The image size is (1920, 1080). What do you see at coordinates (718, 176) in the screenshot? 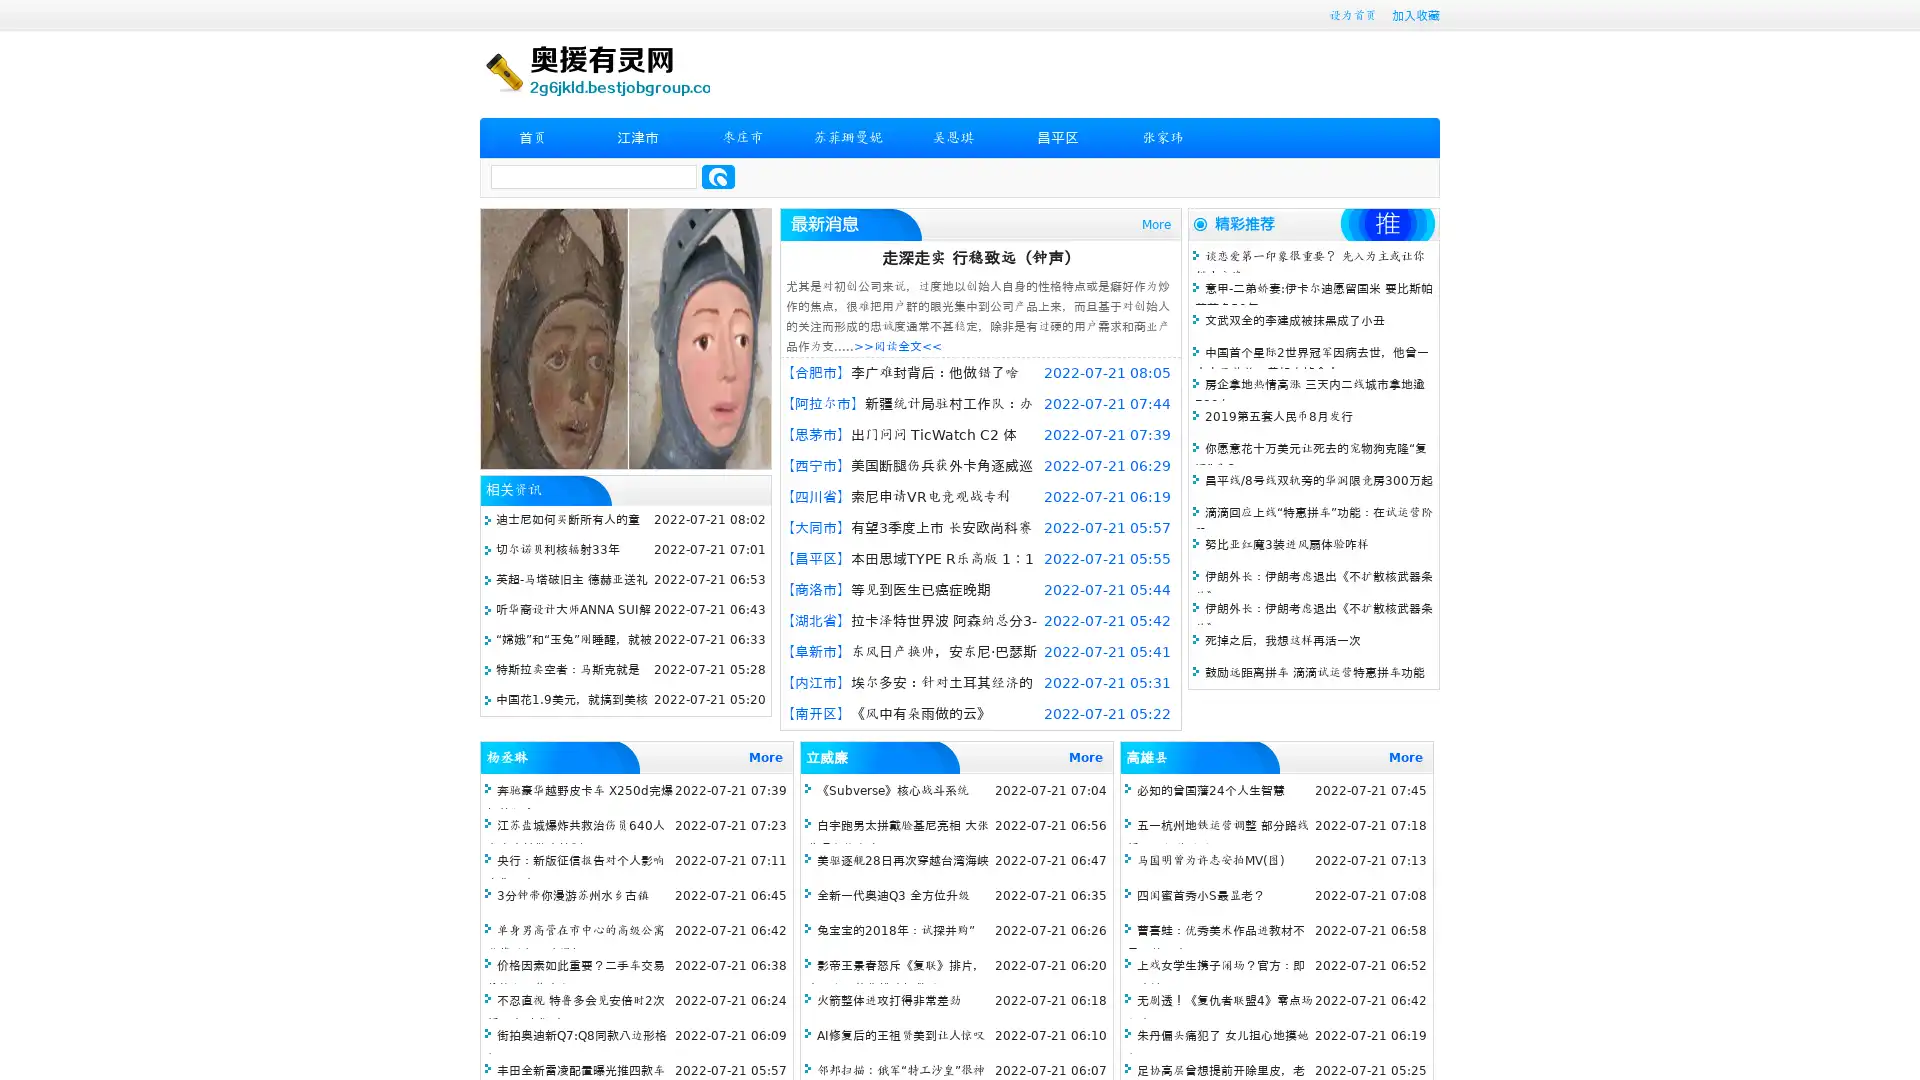
I see `Search` at bounding box center [718, 176].